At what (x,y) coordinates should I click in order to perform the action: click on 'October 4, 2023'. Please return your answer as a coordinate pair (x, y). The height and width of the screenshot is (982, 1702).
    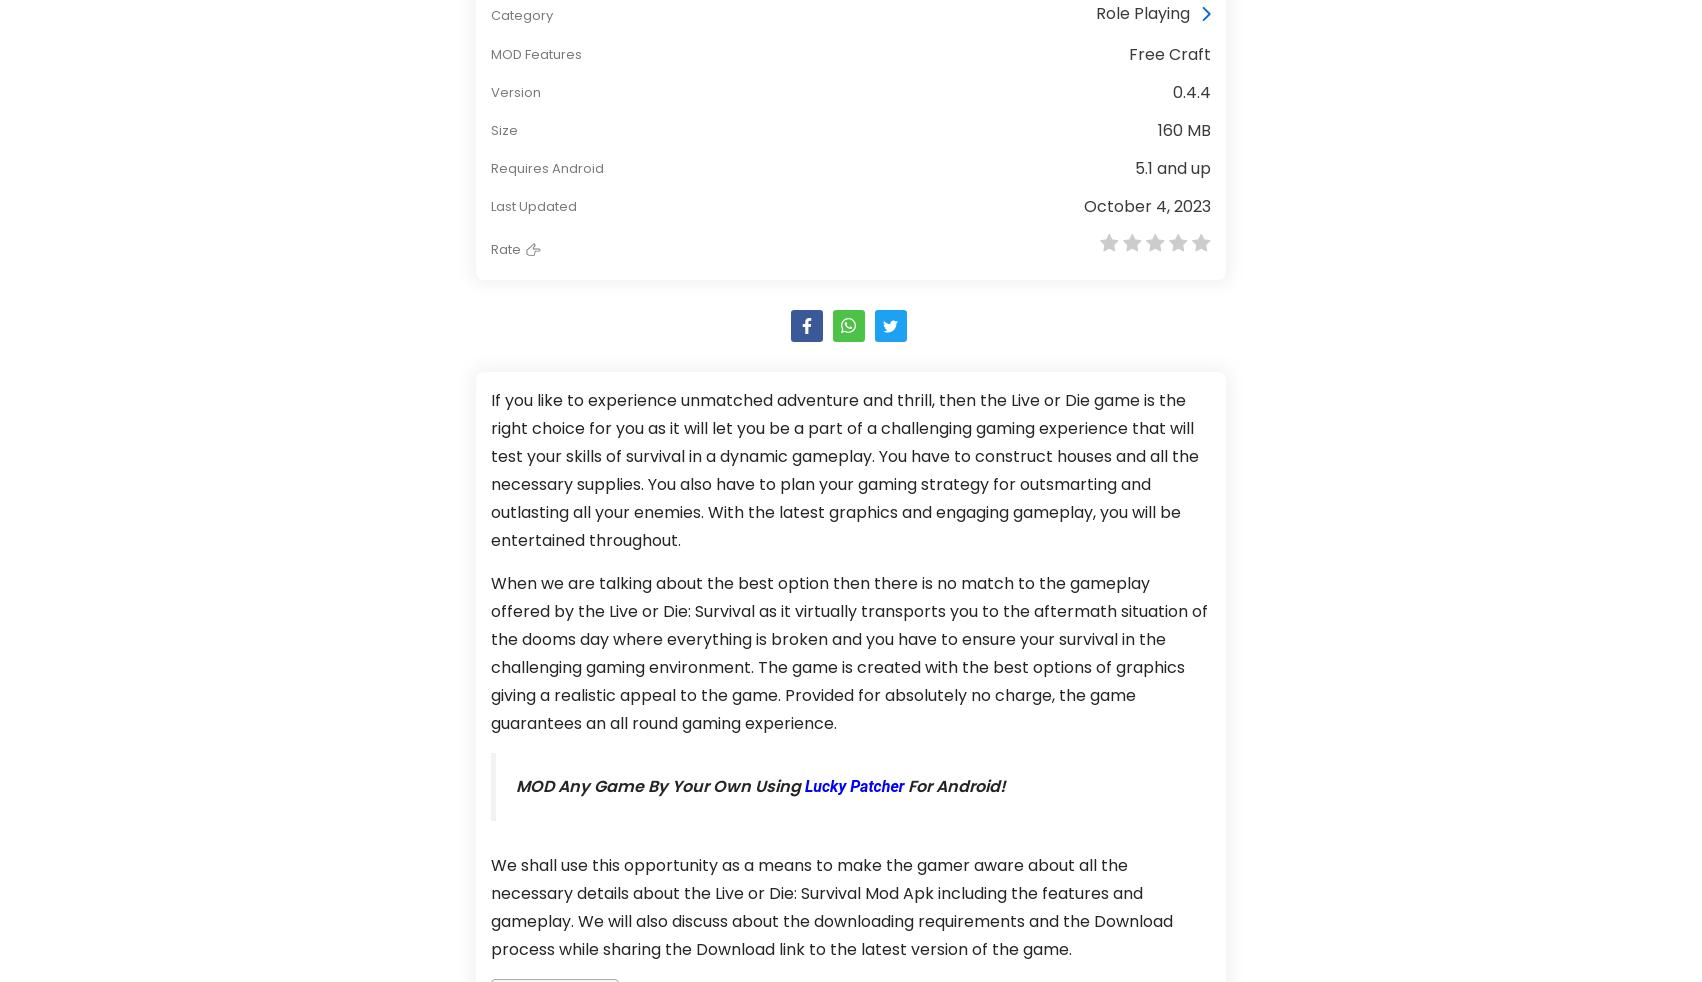
    Looking at the image, I should click on (1083, 204).